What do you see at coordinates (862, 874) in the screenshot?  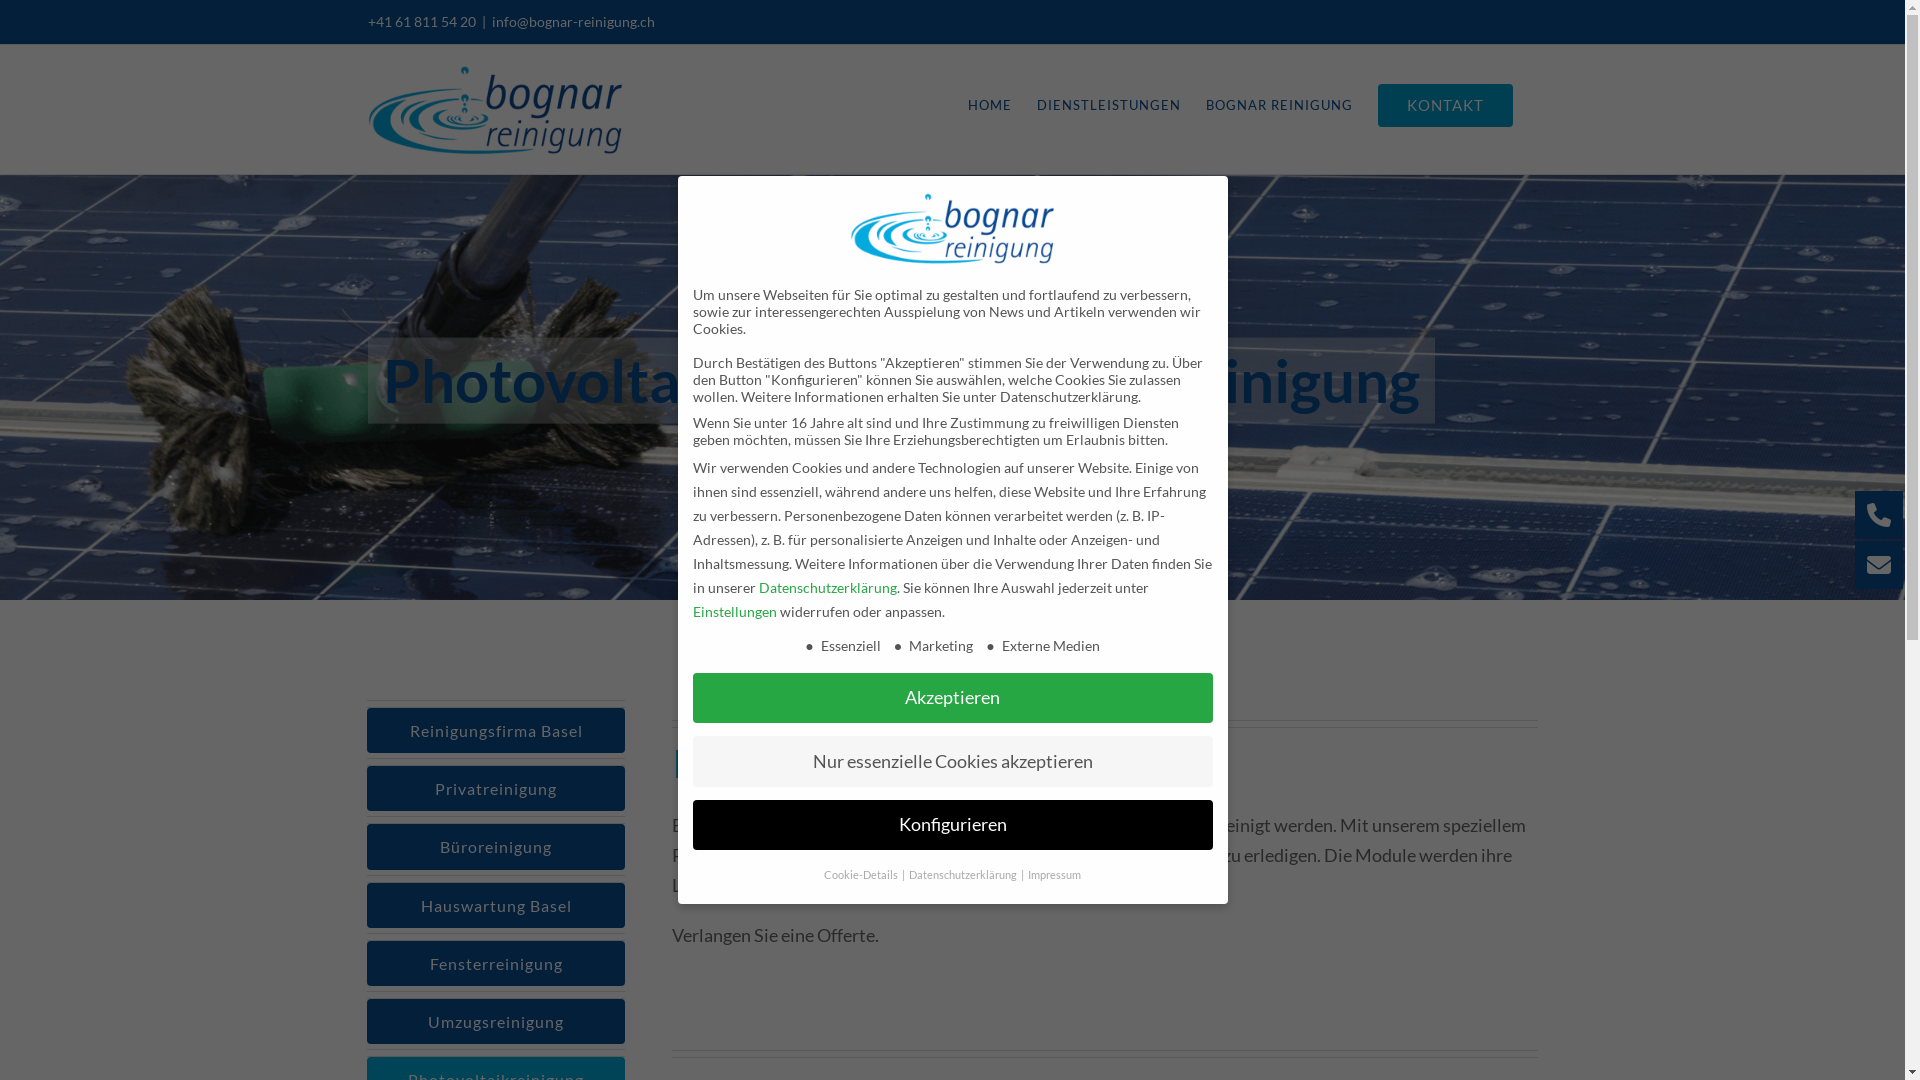 I see `'Cookie-Details'` at bounding box center [862, 874].